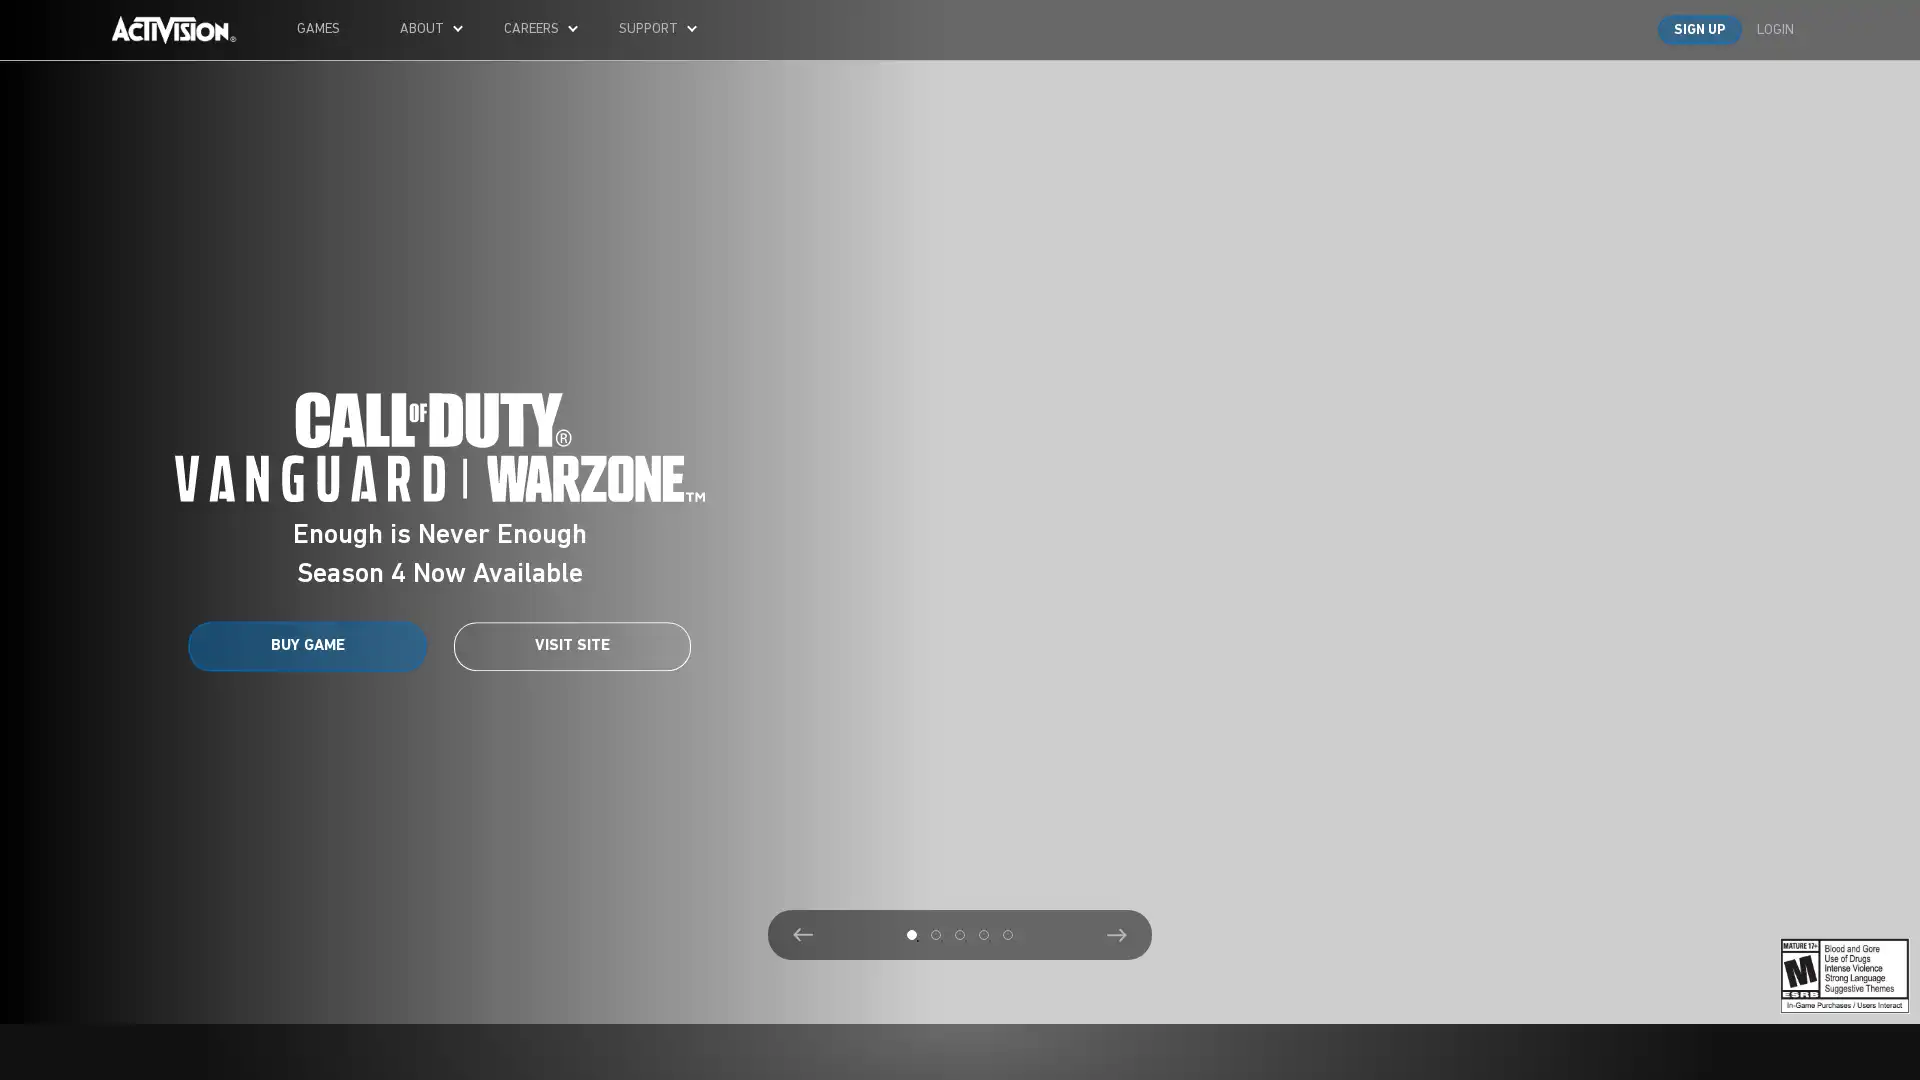  What do you see at coordinates (803, 934) in the screenshot?
I see `Previous` at bounding box center [803, 934].